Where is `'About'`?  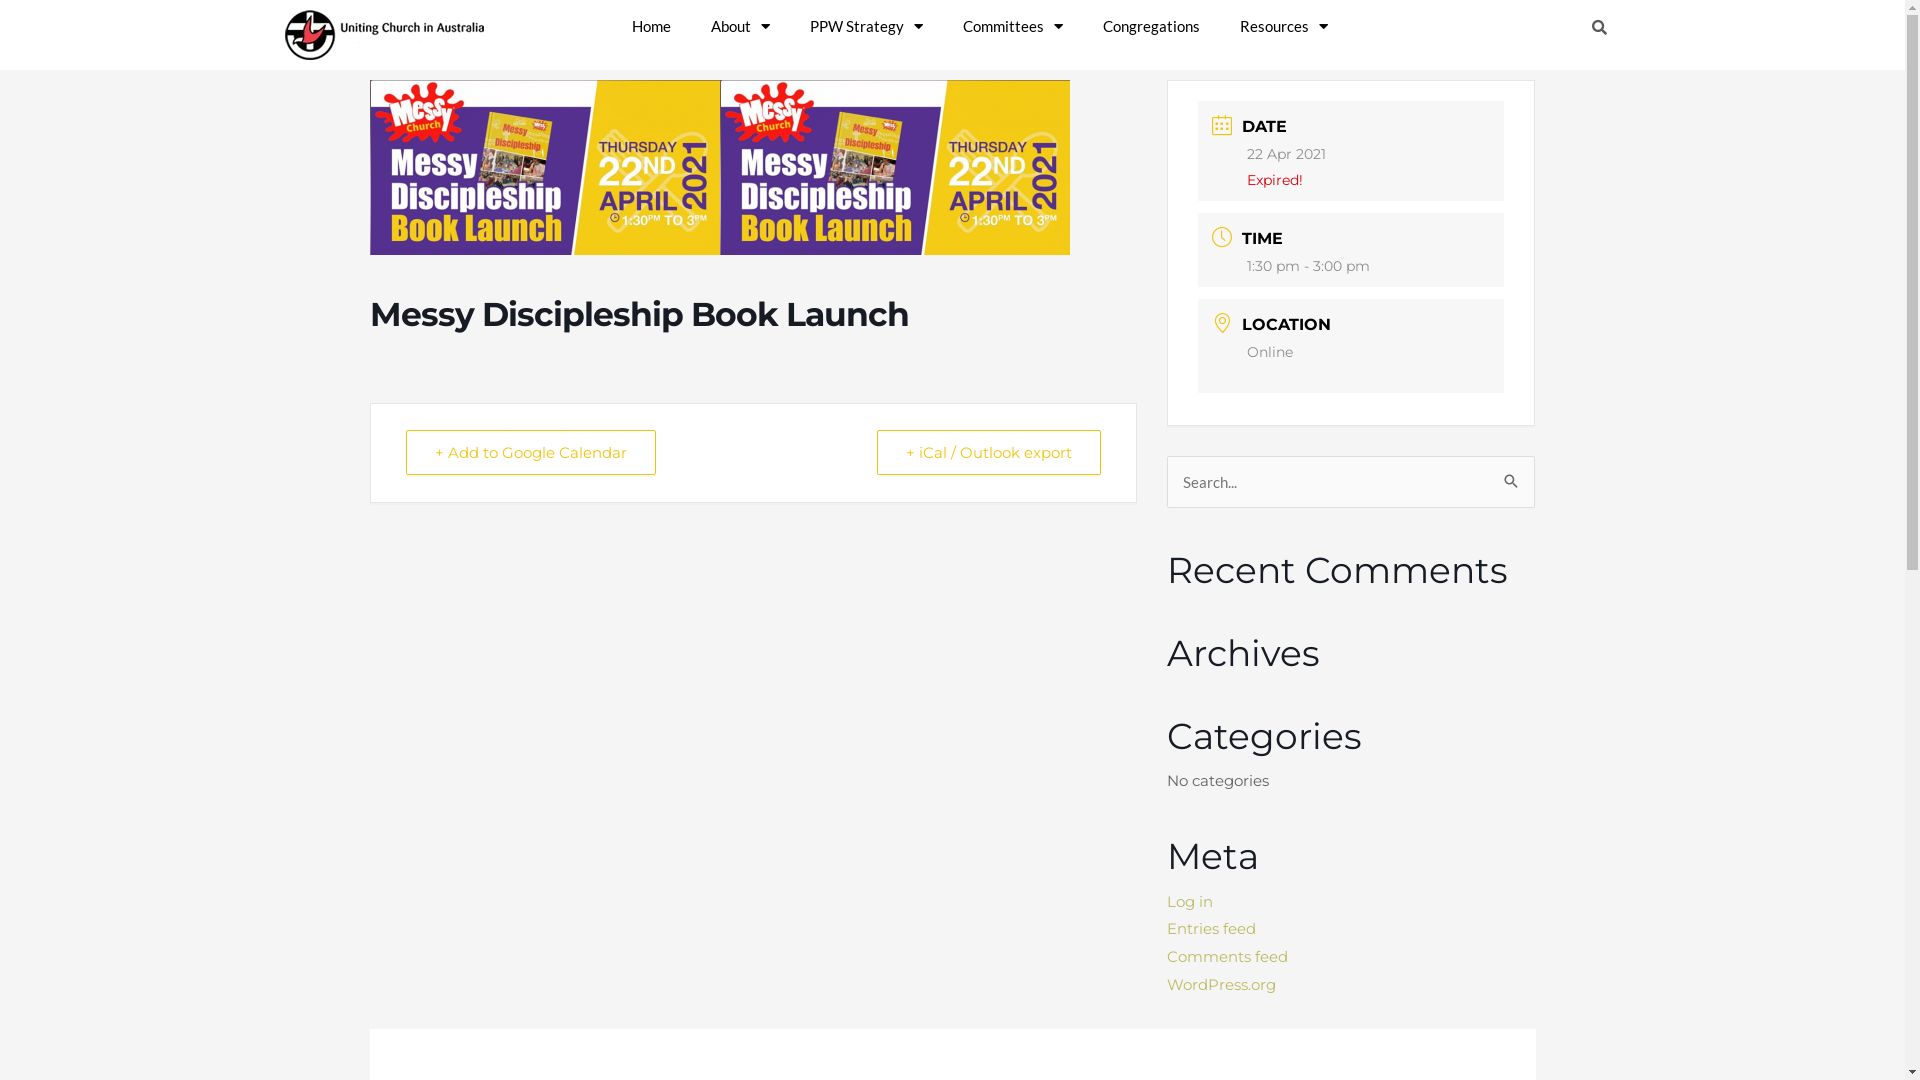 'About' is located at coordinates (690, 26).